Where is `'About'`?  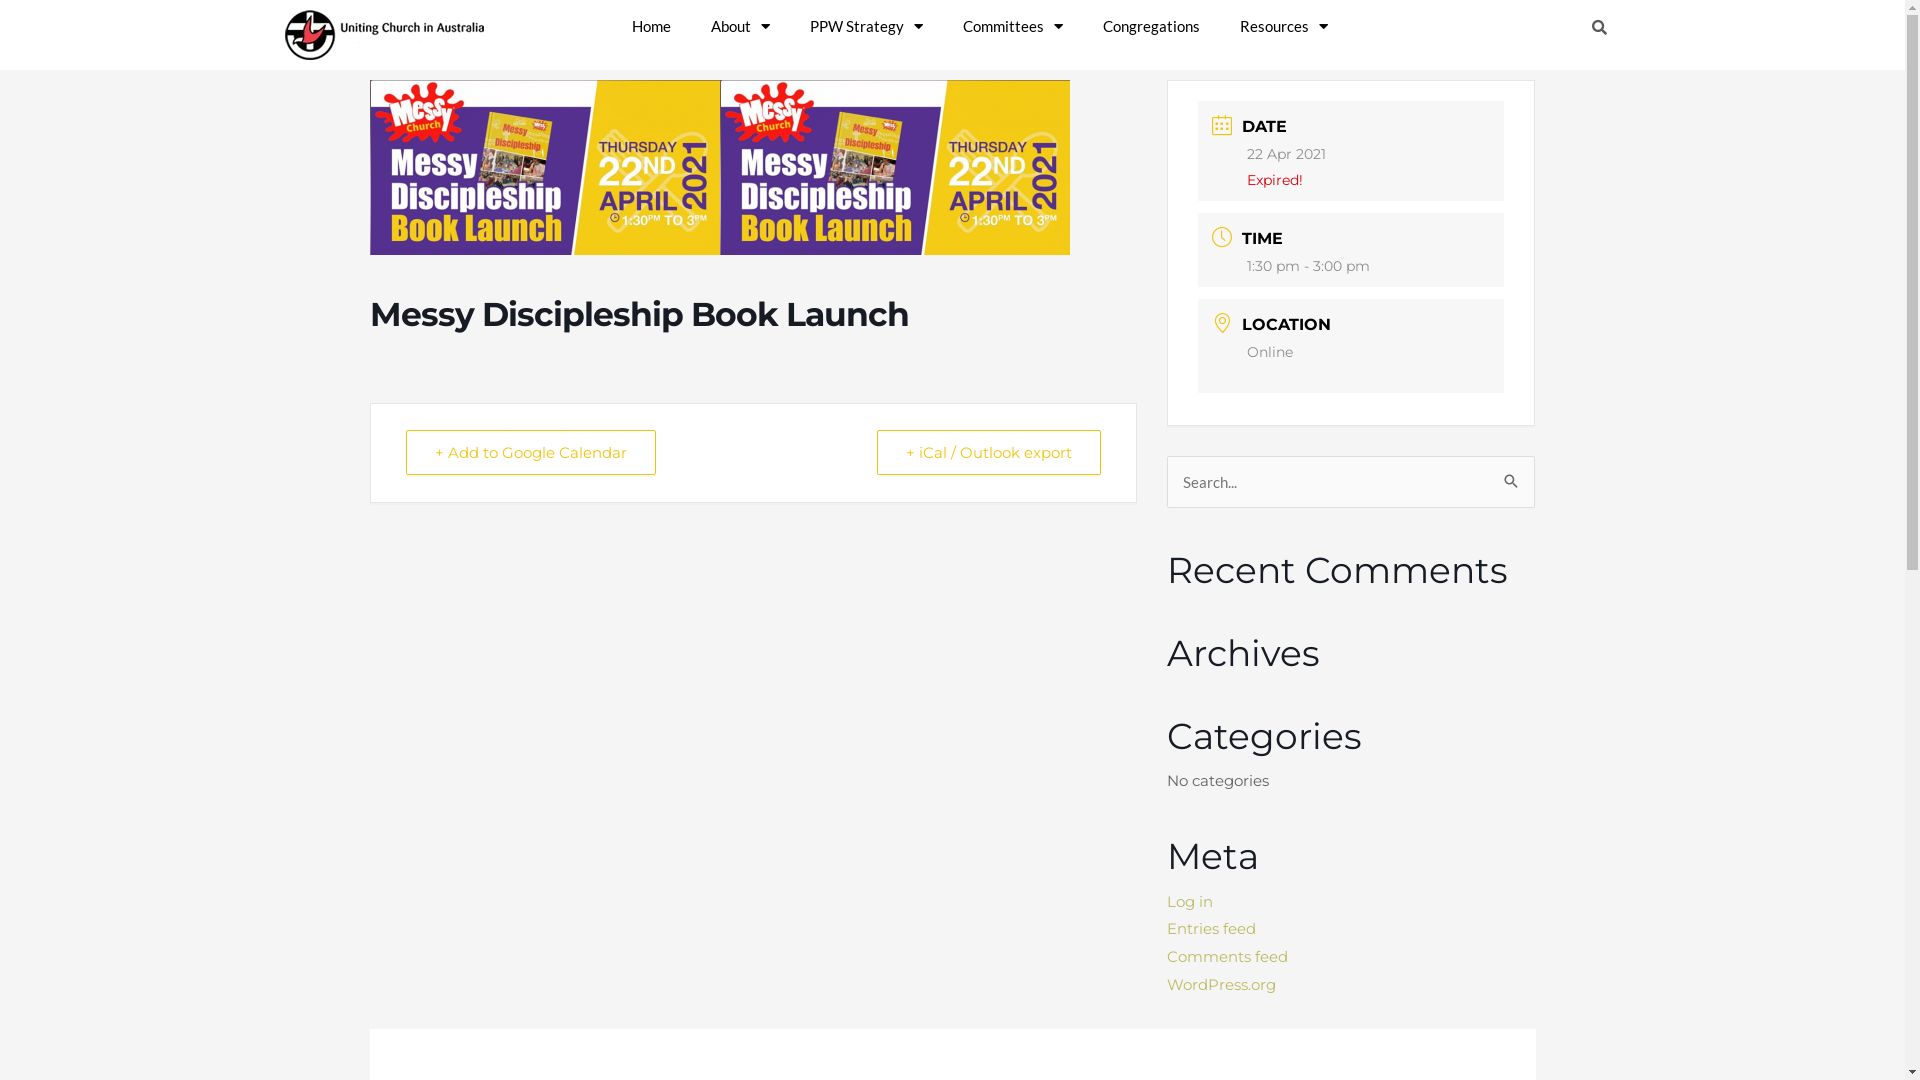 'About' is located at coordinates (690, 26).